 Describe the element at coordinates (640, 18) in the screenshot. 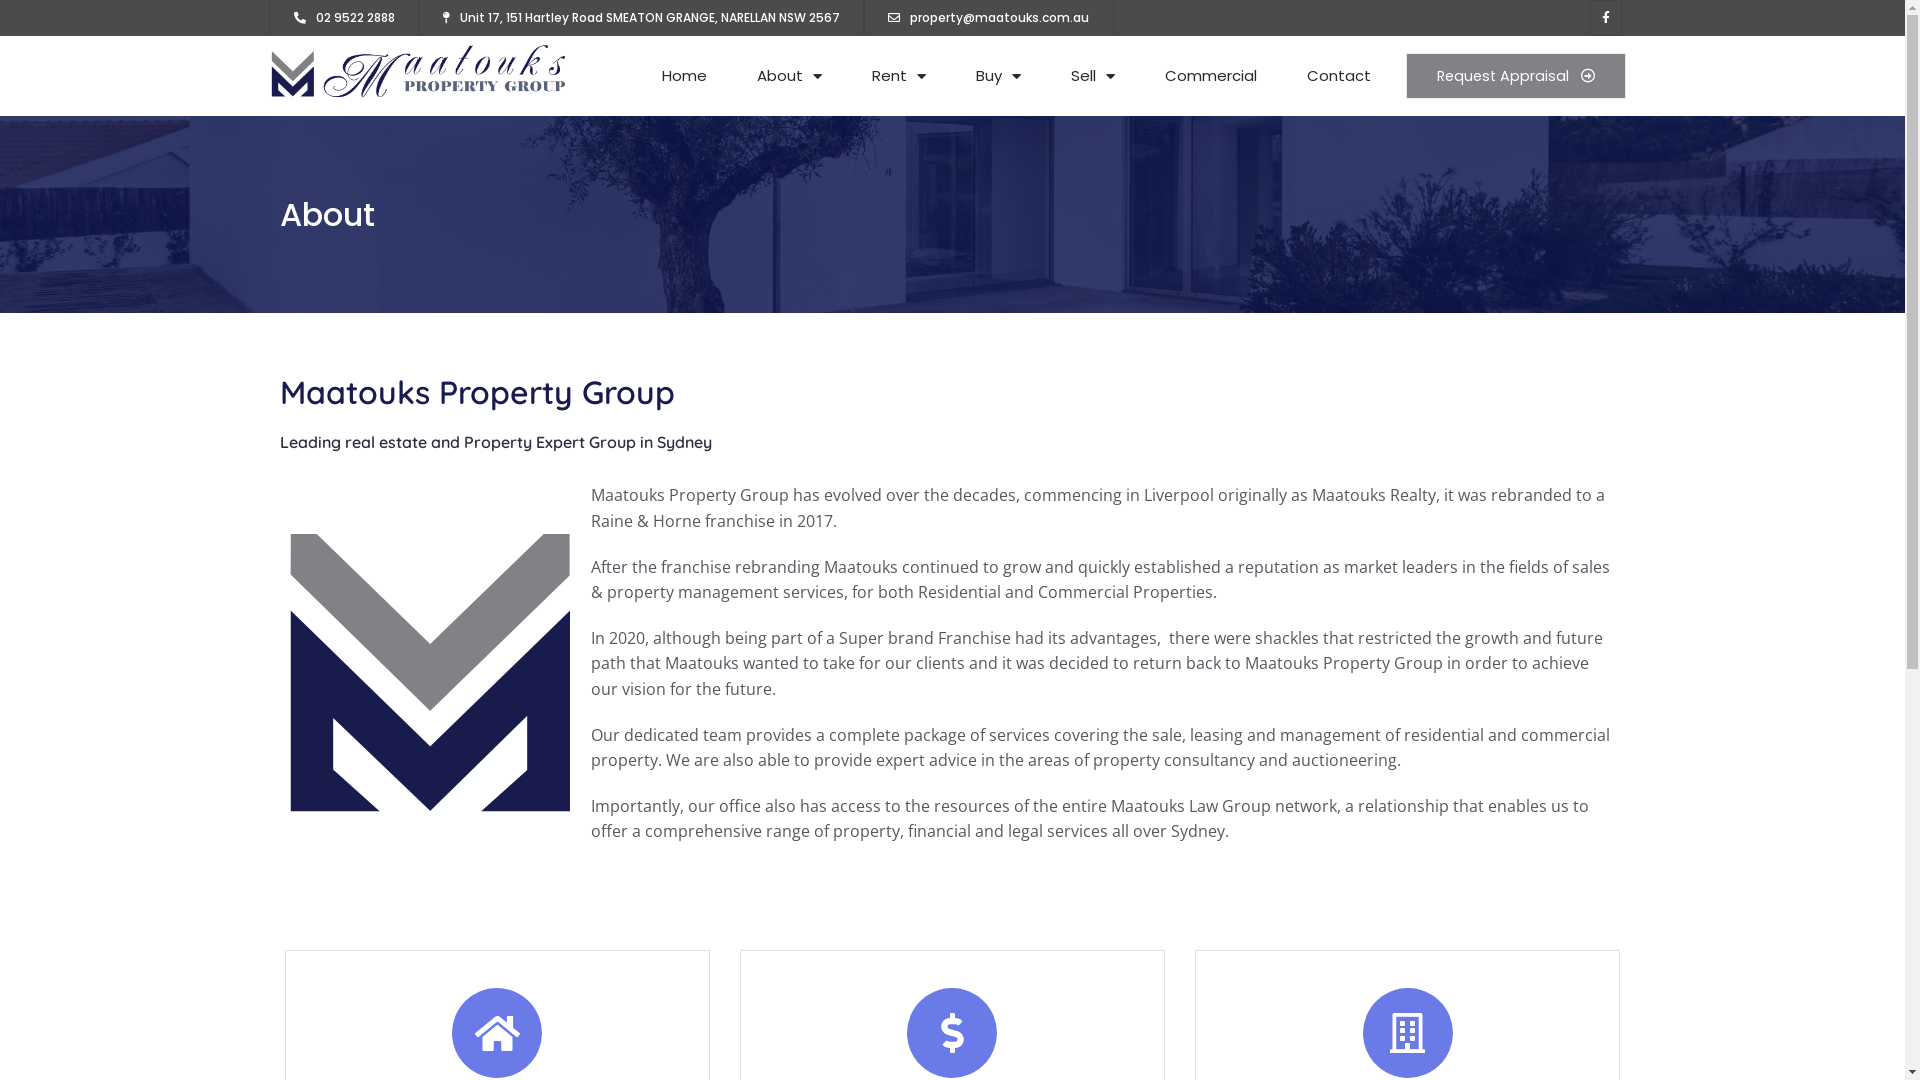

I see `'Unit 17, 151 Hartley Road SMEATON GRANGE, NARELLAN NSW 2567'` at that location.